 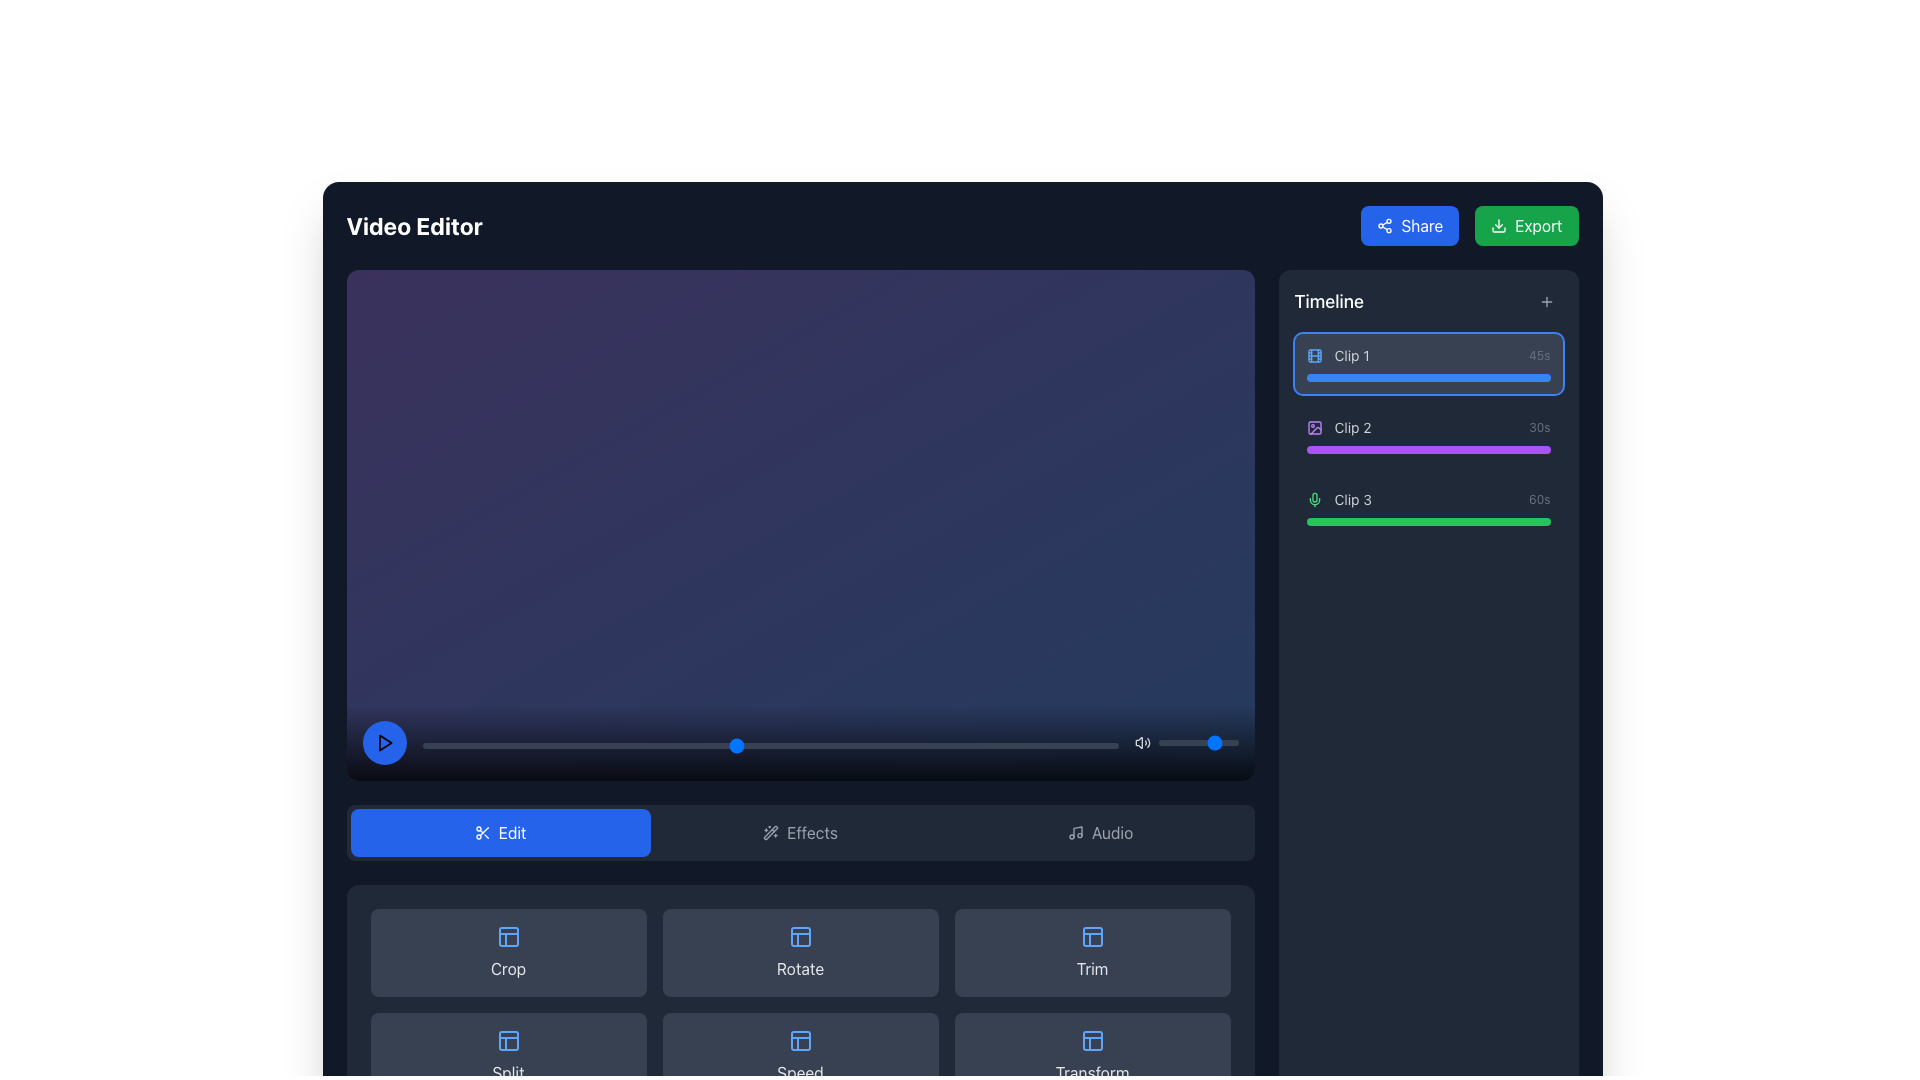 What do you see at coordinates (1409, 225) in the screenshot?
I see `the leftmost button at the top right of the interface` at bounding box center [1409, 225].